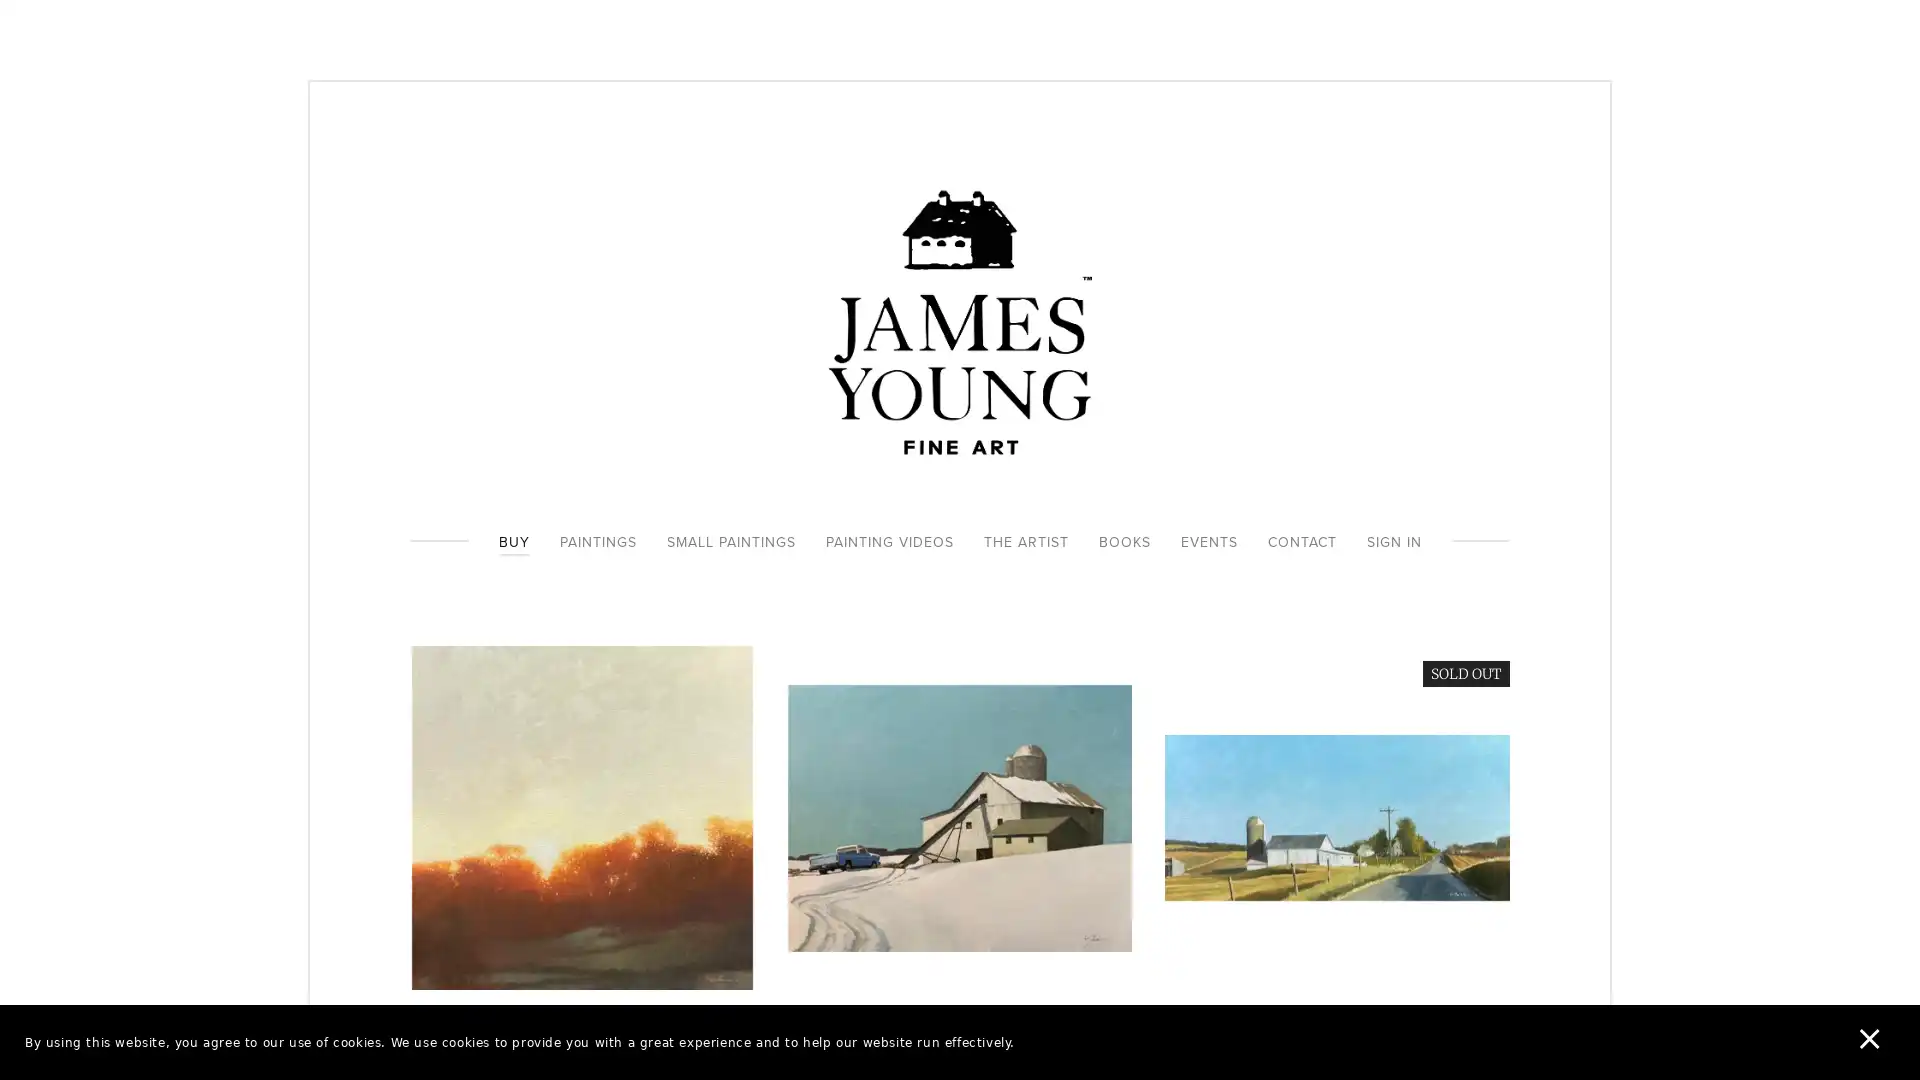 Image resolution: width=1920 pixels, height=1080 pixels. Describe the element at coordinates (960, 660) in the screenshot. I see `Sign Up!` at that location.